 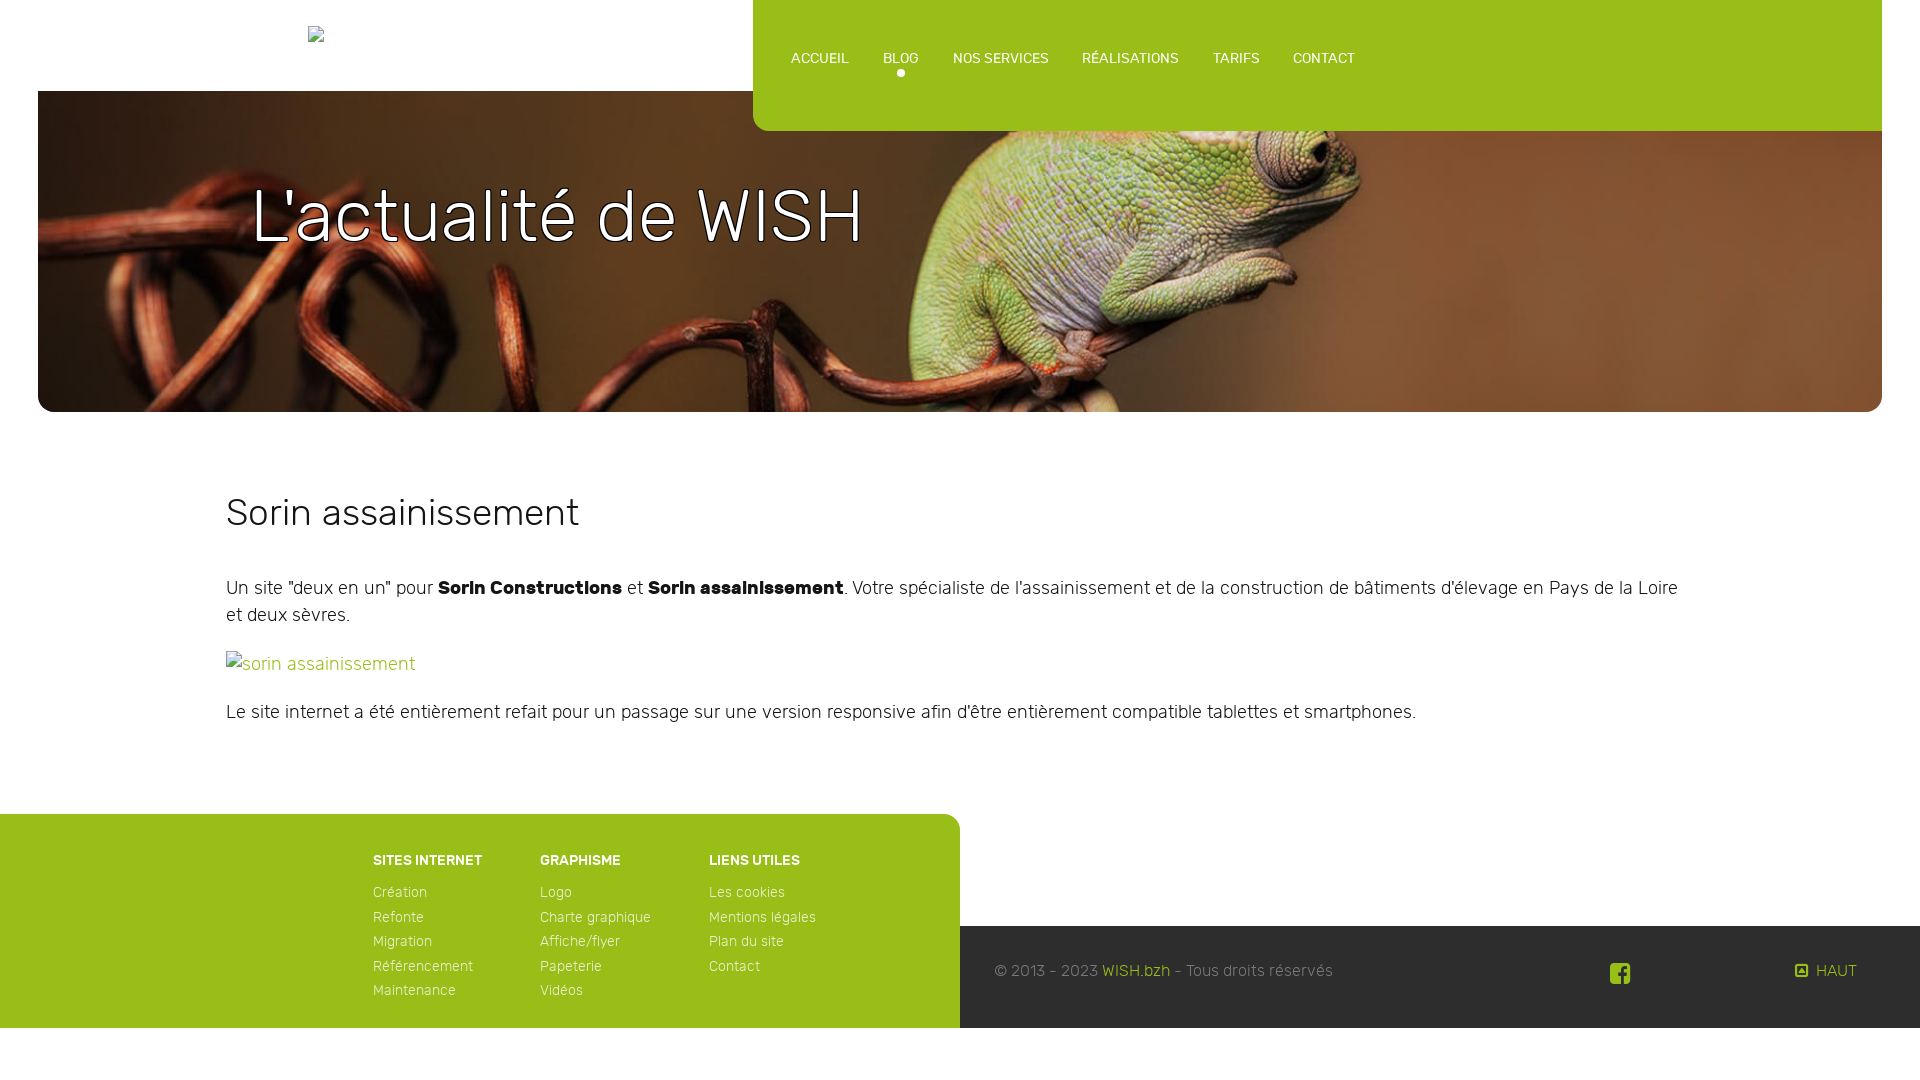 What do you see at coordinates (556, 891) in the screenshot?
I see `'Logo'` at bounding box center [556, 891].